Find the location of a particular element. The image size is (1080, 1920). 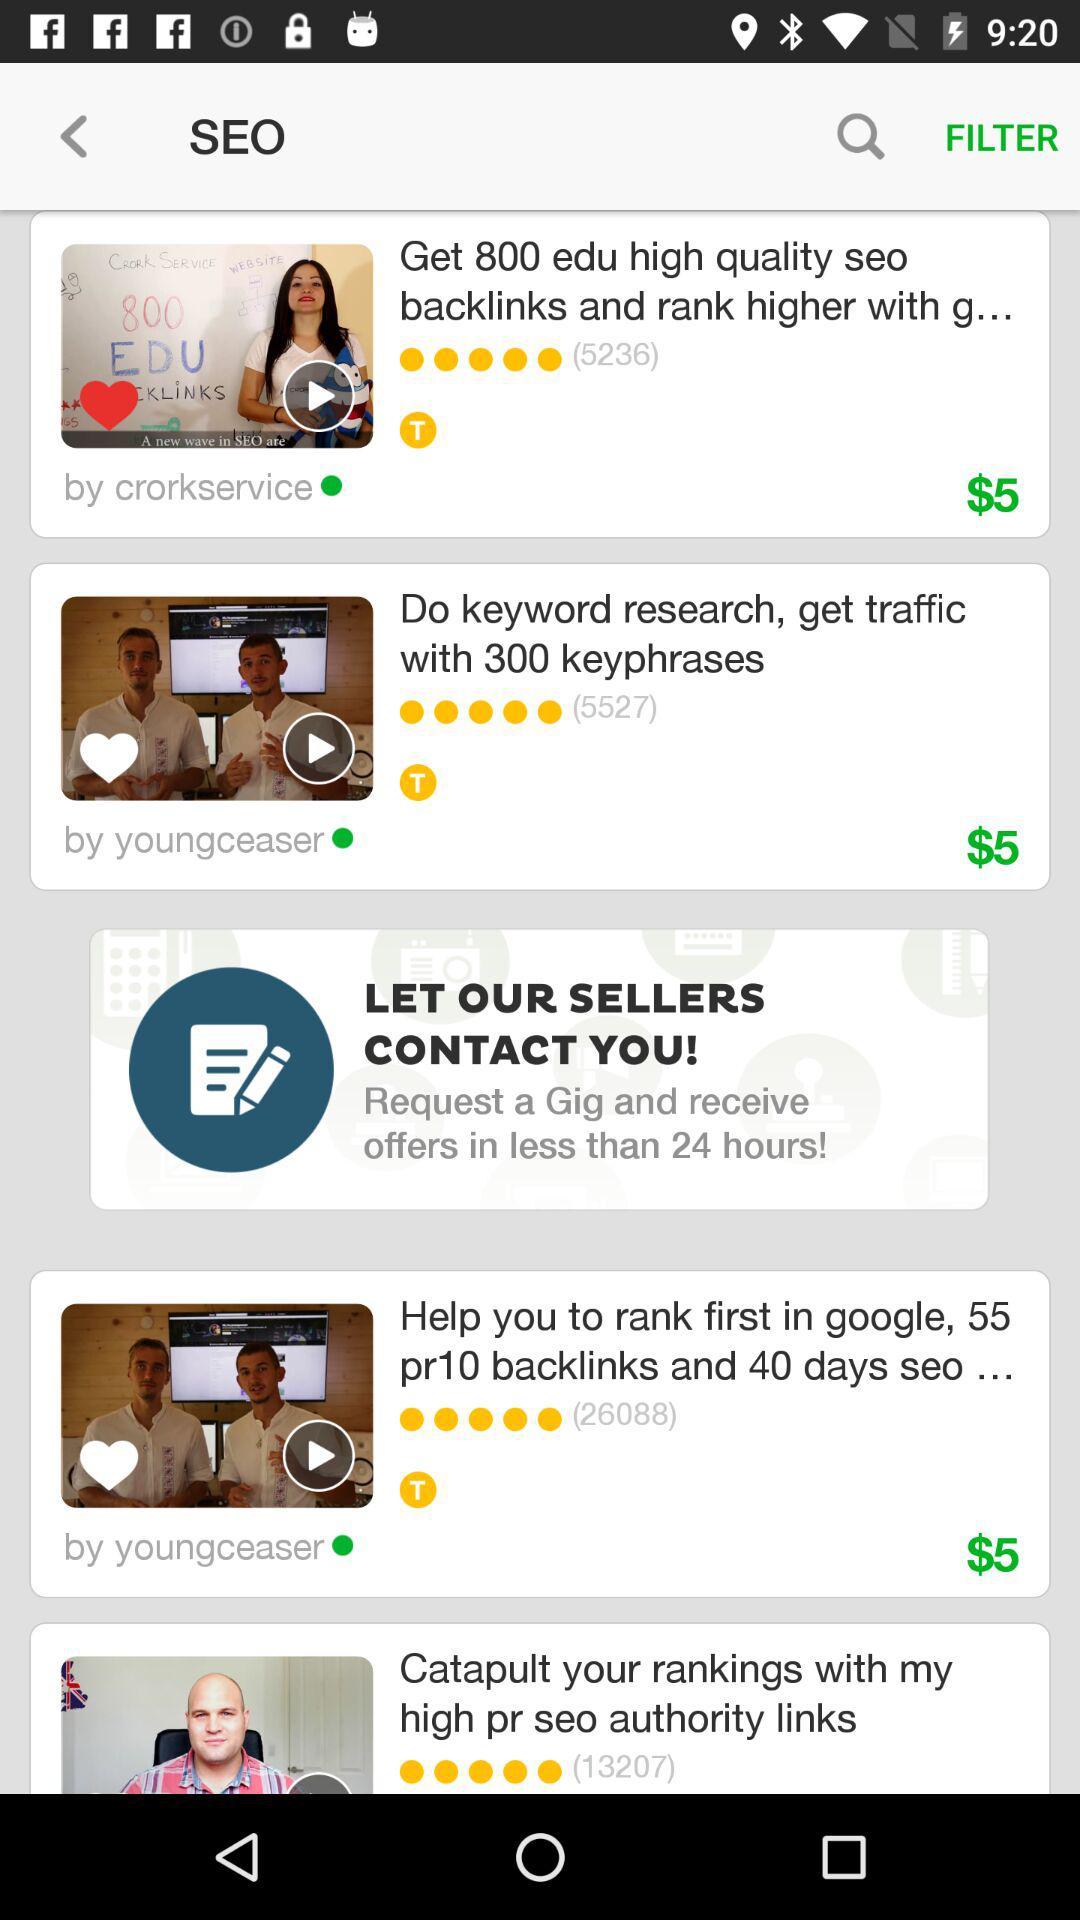

the icon which is left to the let our sellers contact you is located at coordinates (230, 1069).